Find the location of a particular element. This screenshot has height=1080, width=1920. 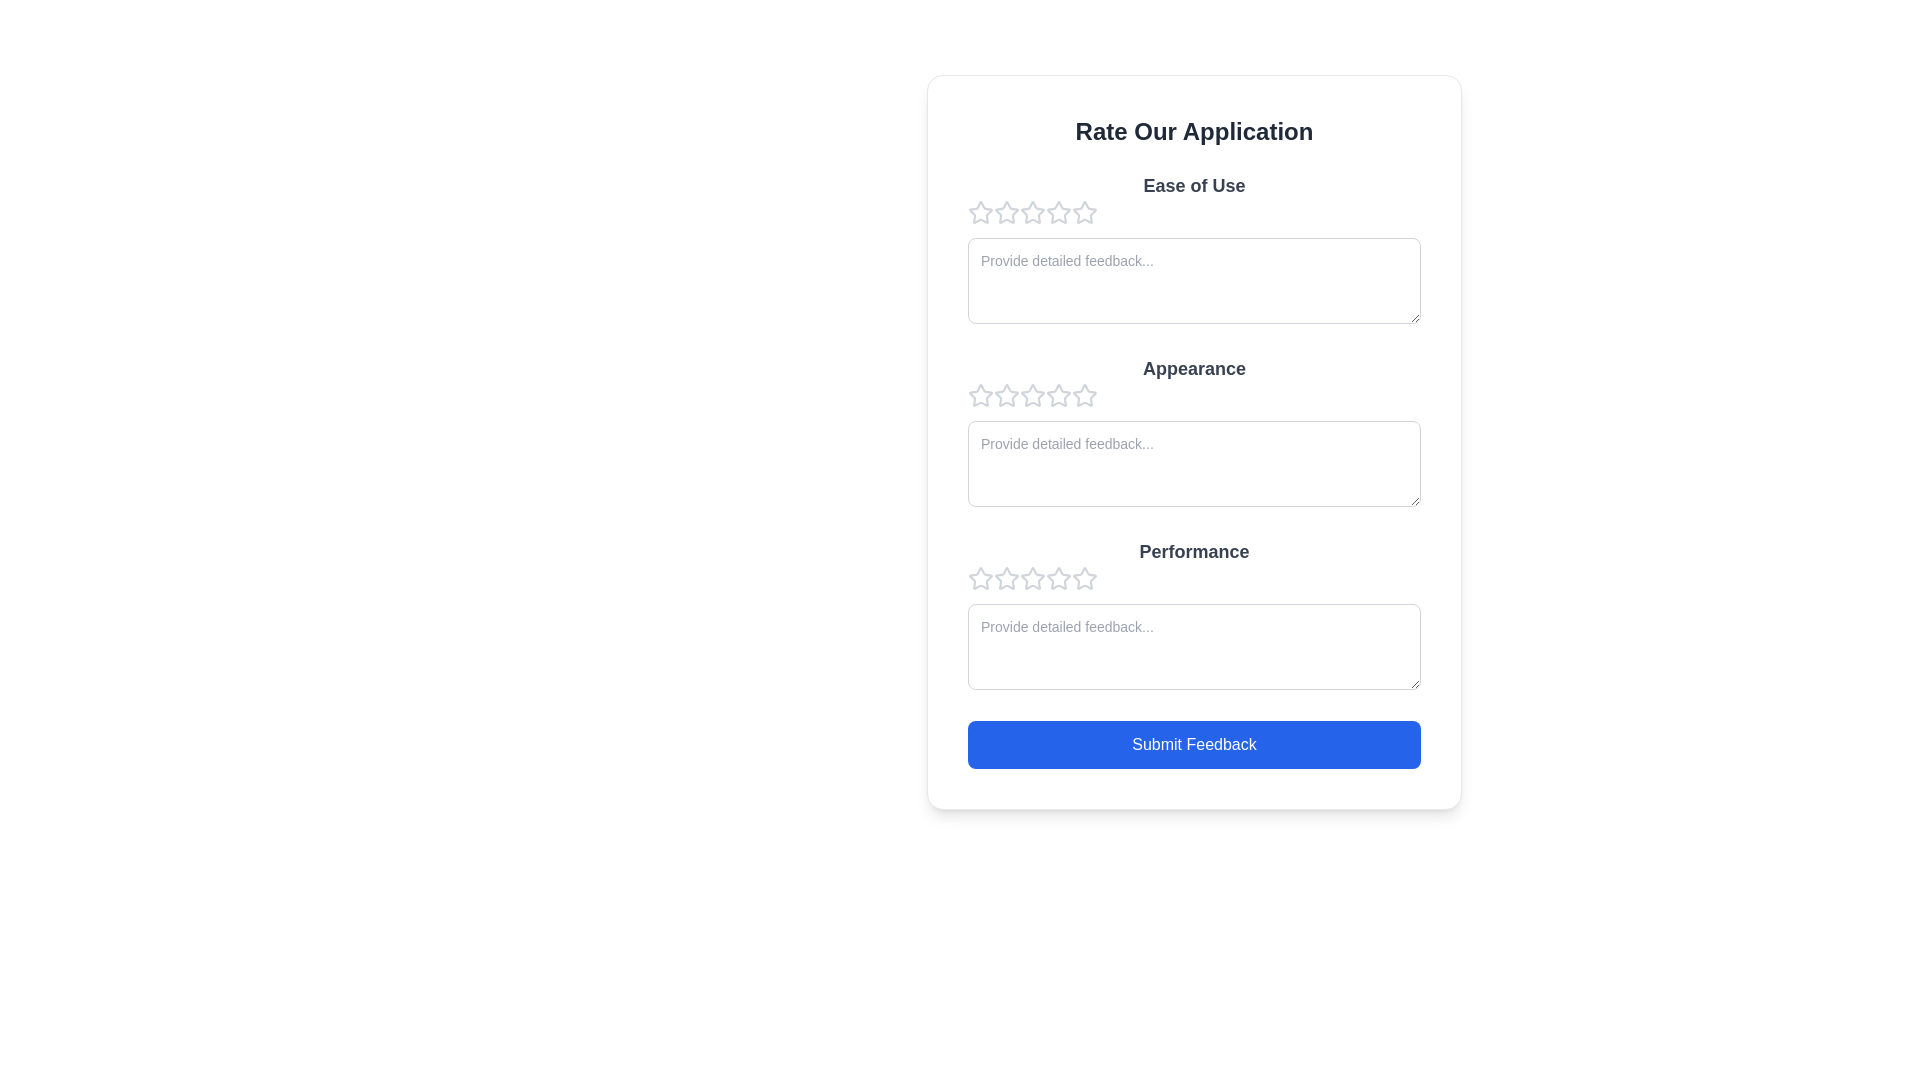

the 'Submit Feedback' button, which is a rectangular button with a blue background and white text, located at the bottom of the form below the 'Performance' feedback section is located at coordinates (1194, 744).